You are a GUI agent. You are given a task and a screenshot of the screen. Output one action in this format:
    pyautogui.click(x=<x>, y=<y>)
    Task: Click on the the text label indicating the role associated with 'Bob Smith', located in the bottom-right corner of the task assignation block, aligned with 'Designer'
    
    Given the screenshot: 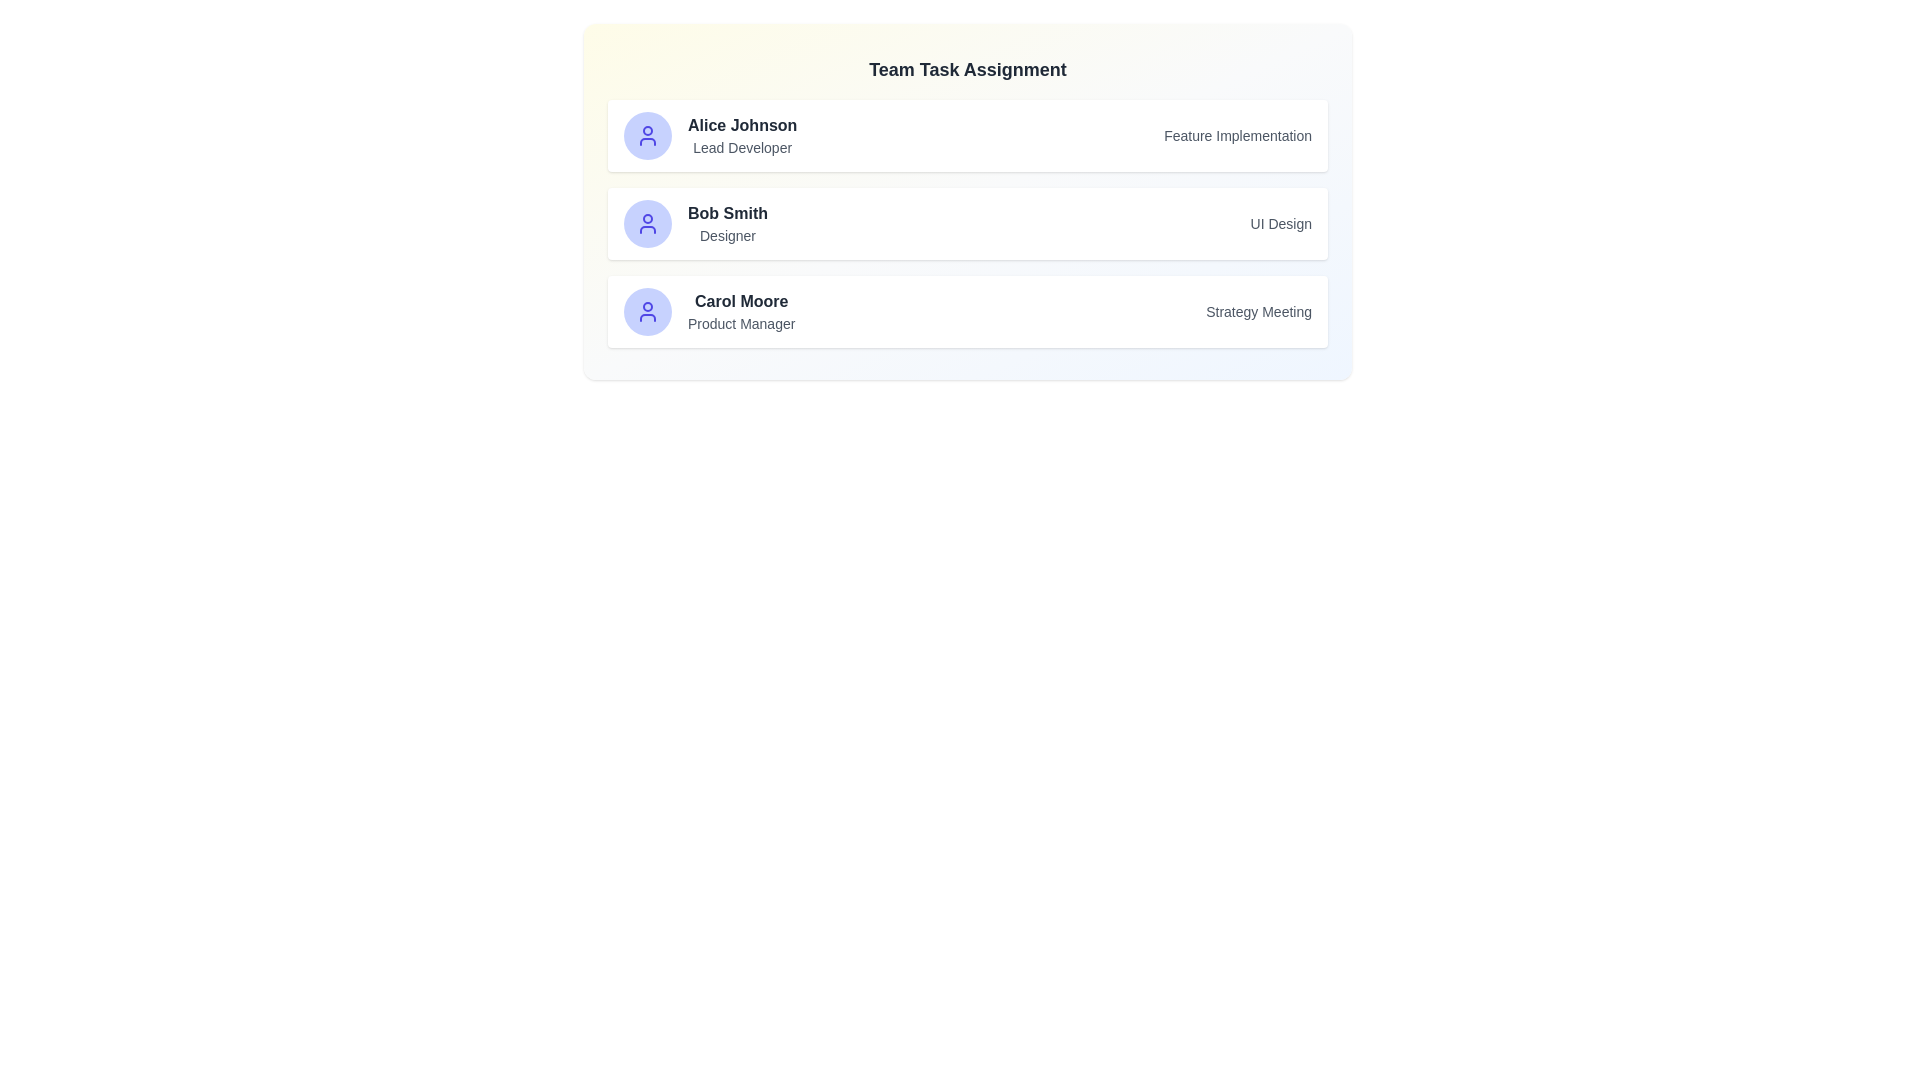 What is the action you would take?
    pyautogui.click(x=1281, y=223)
    